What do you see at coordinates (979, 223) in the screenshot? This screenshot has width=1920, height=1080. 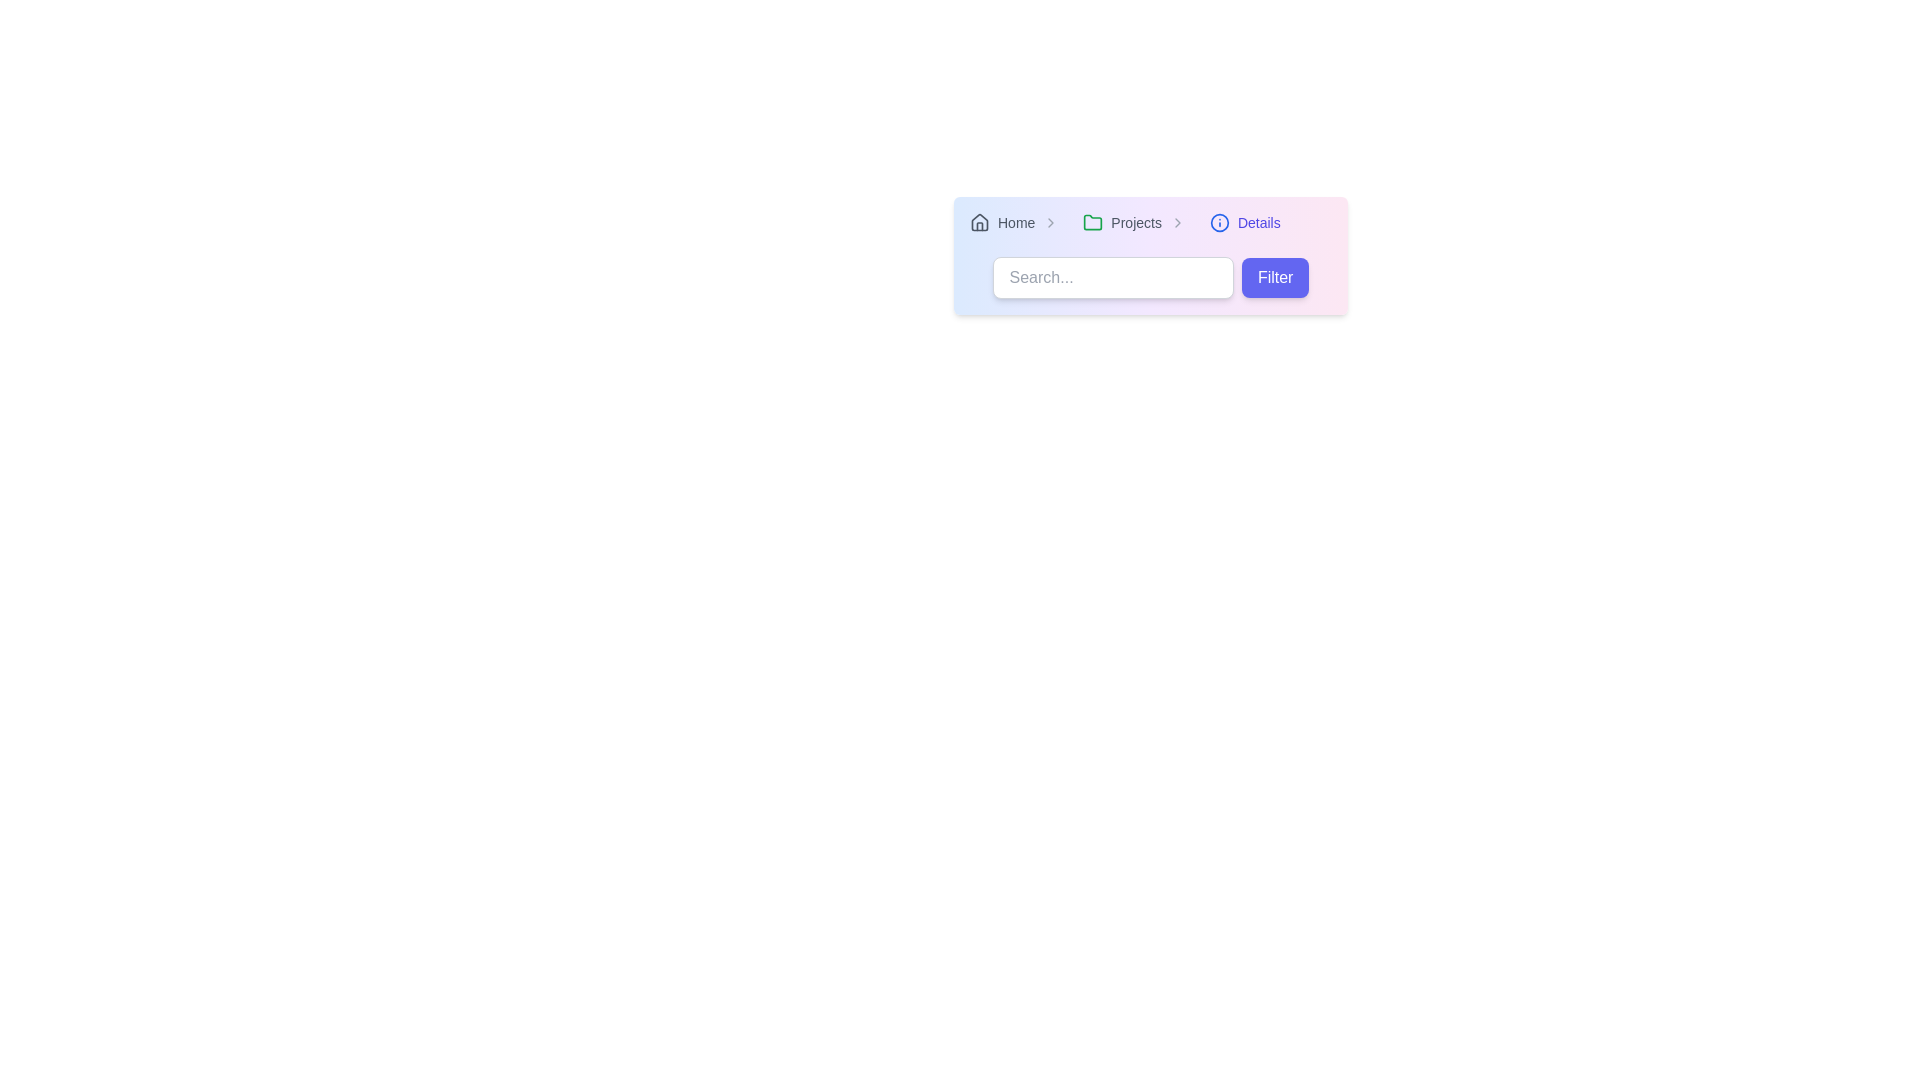 I see `the 'Home' icon located at the far left of the breadcrumb navigation bar` at bounding box center [979, 223].